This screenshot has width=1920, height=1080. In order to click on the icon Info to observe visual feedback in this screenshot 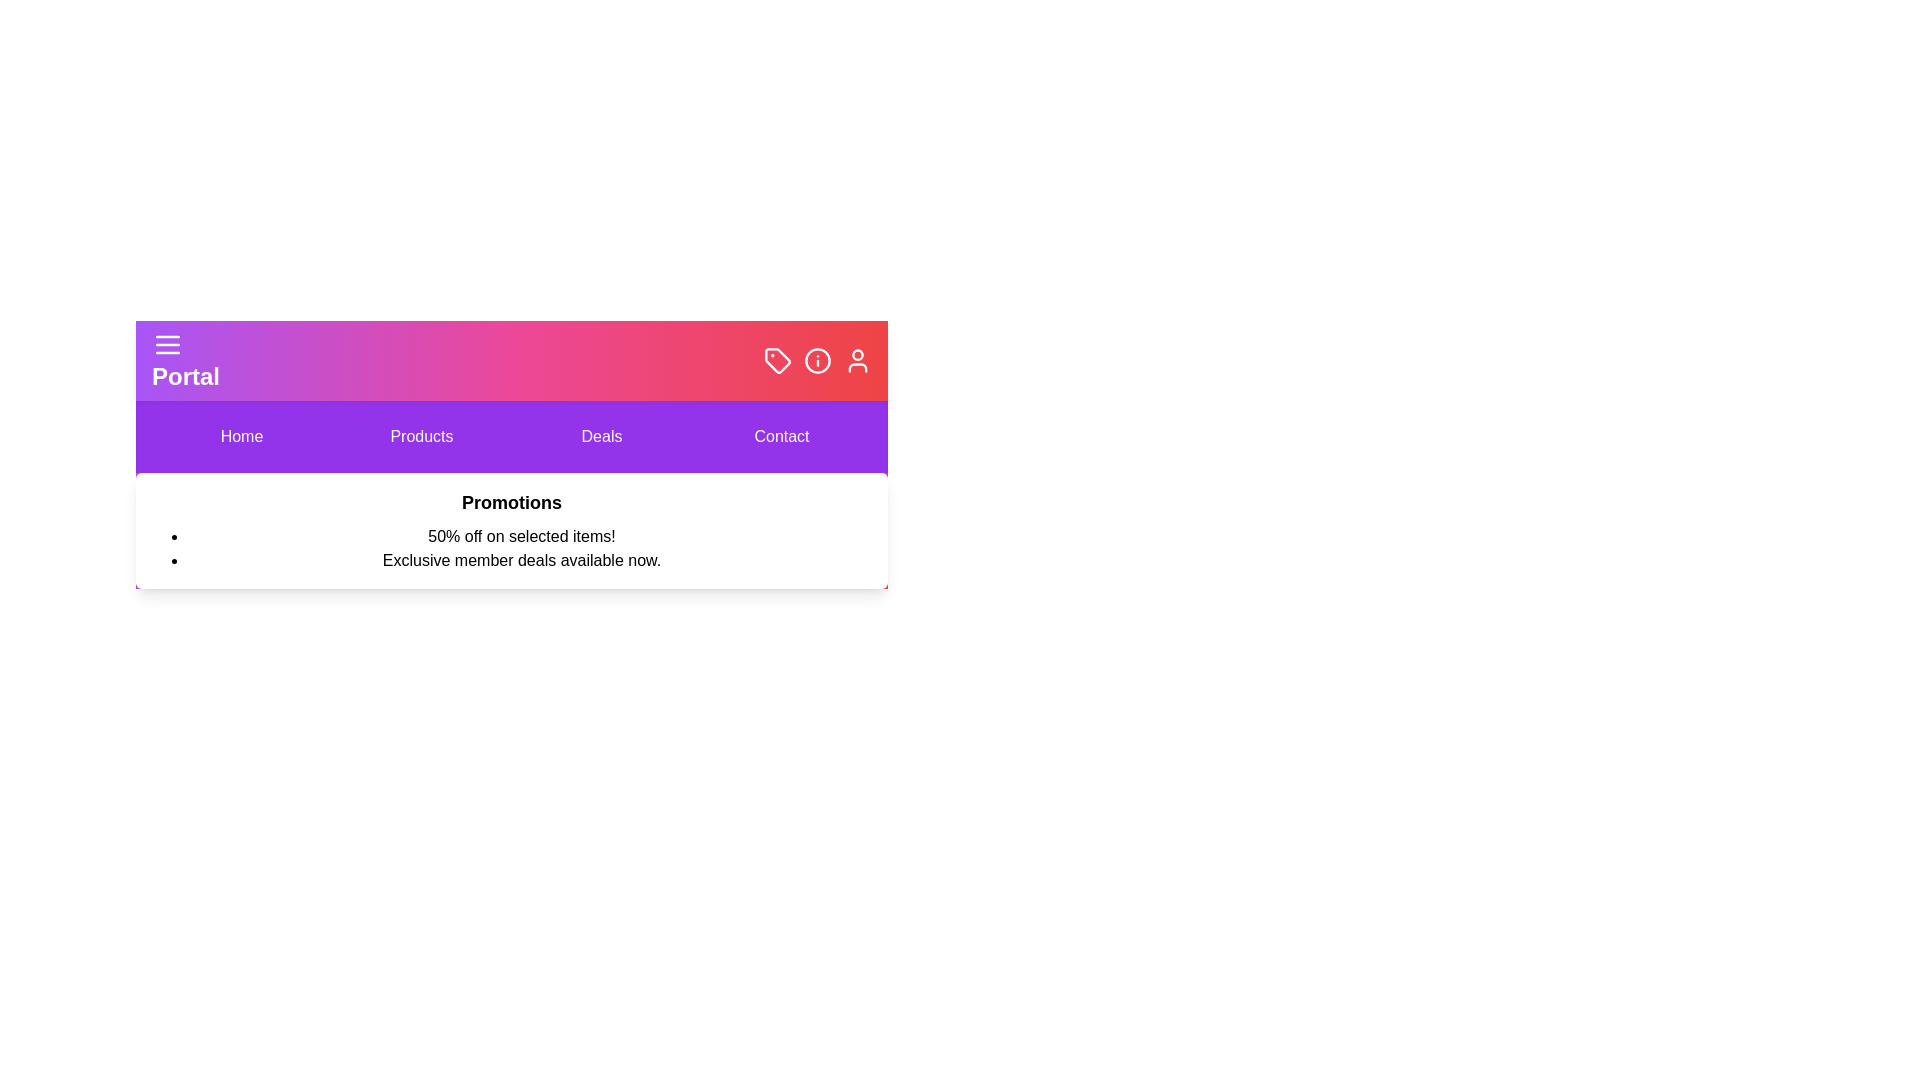, I will do `click(817, 361)`.